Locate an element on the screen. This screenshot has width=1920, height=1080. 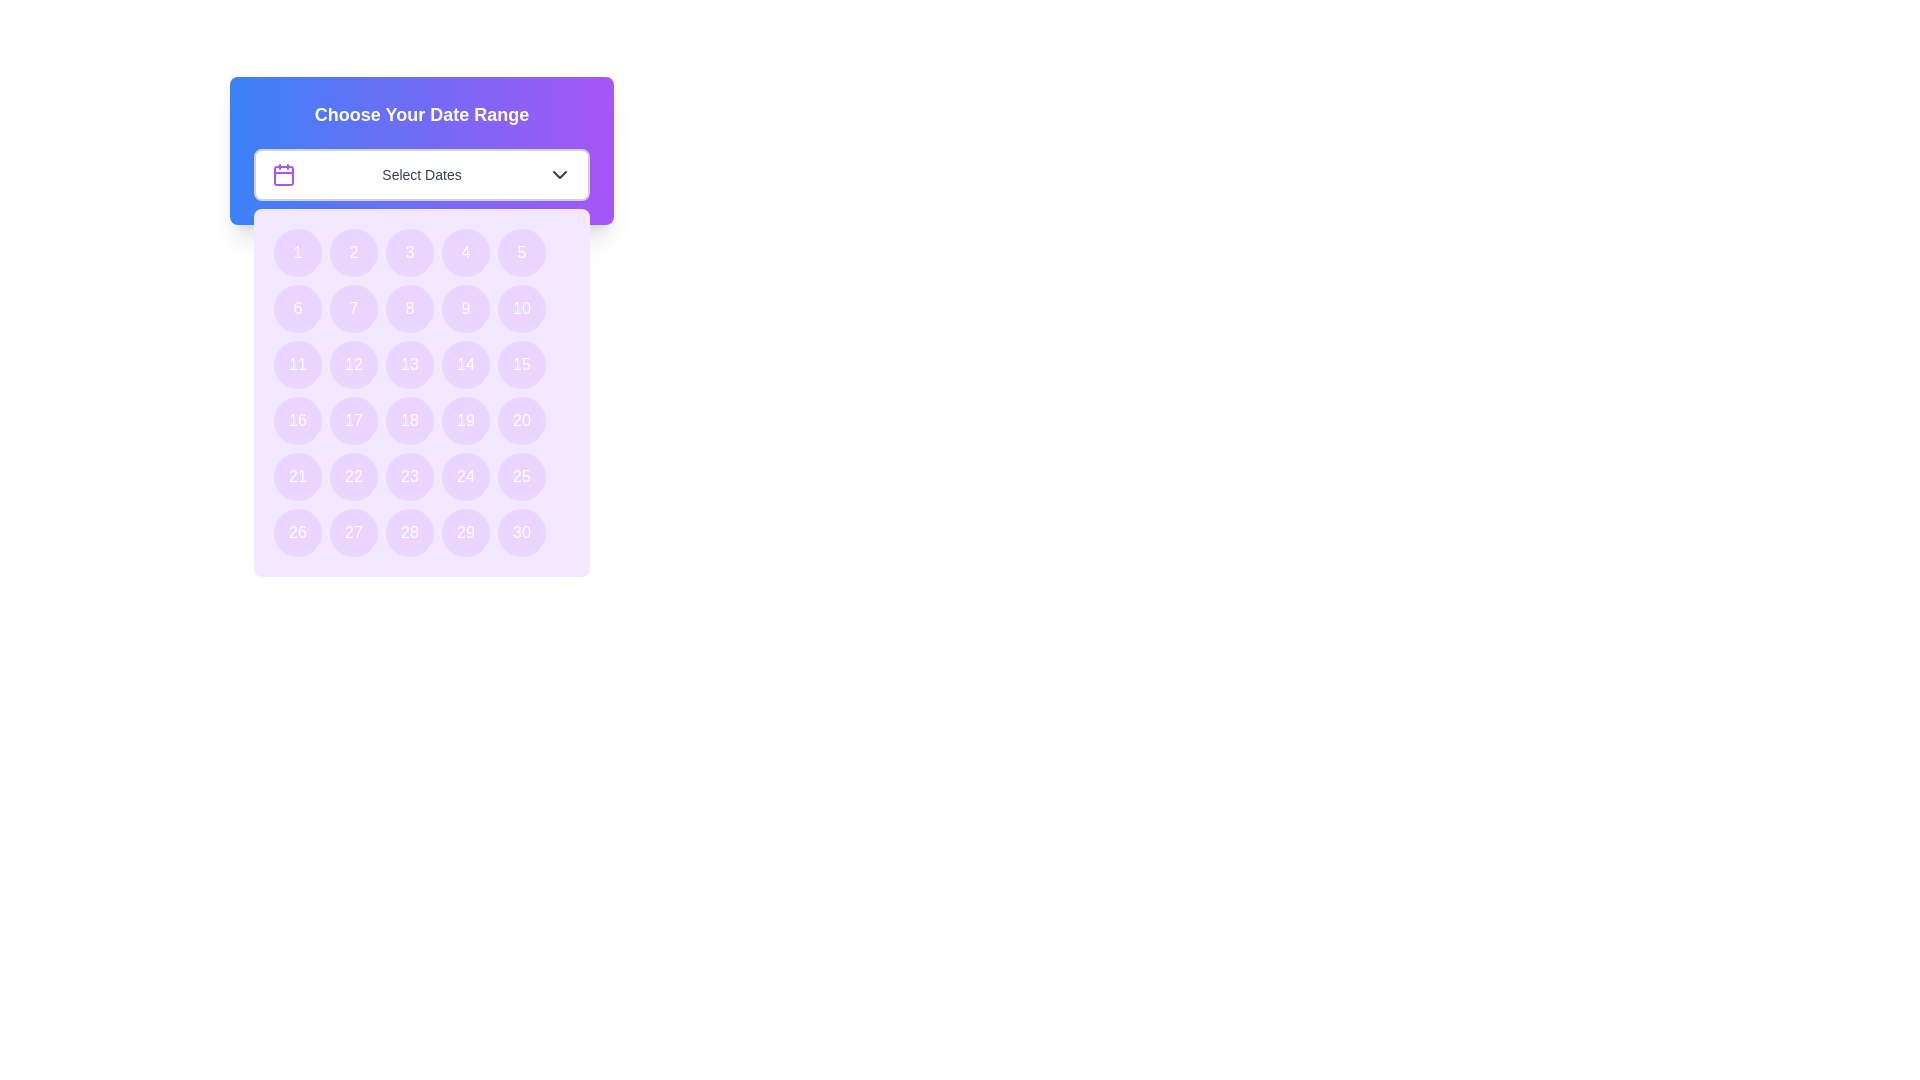
the date selection button for the 17th day located in the second position of the fifth row in the calendar interface is located at coordinates (354, 419).